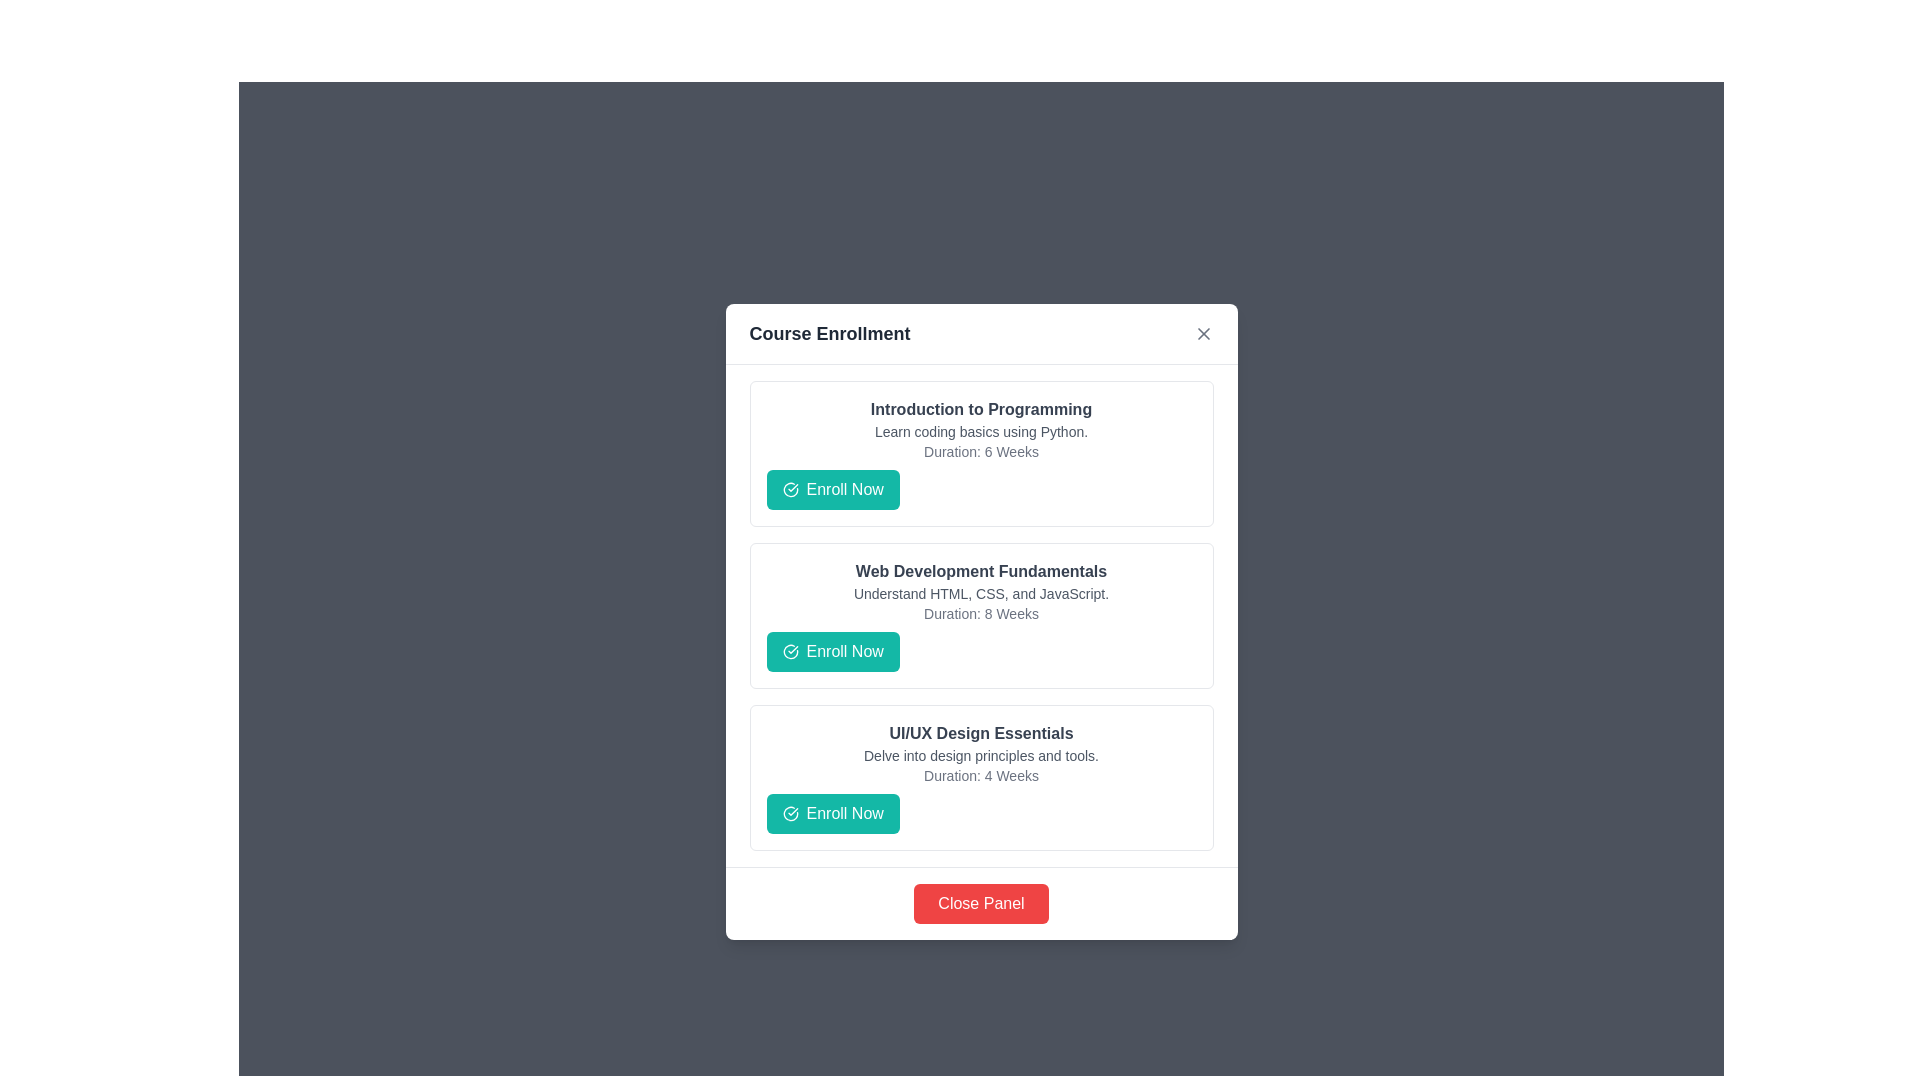  What do you see at coordinates (833, 651) in the screenshot?
I see `the 'Enroll Now' button, which is a teal rectangular button with white text and a checkmark icon, located in the bottom section of the course panel for 'Web Development Fundamentals'` at bounding box center [833, 651].